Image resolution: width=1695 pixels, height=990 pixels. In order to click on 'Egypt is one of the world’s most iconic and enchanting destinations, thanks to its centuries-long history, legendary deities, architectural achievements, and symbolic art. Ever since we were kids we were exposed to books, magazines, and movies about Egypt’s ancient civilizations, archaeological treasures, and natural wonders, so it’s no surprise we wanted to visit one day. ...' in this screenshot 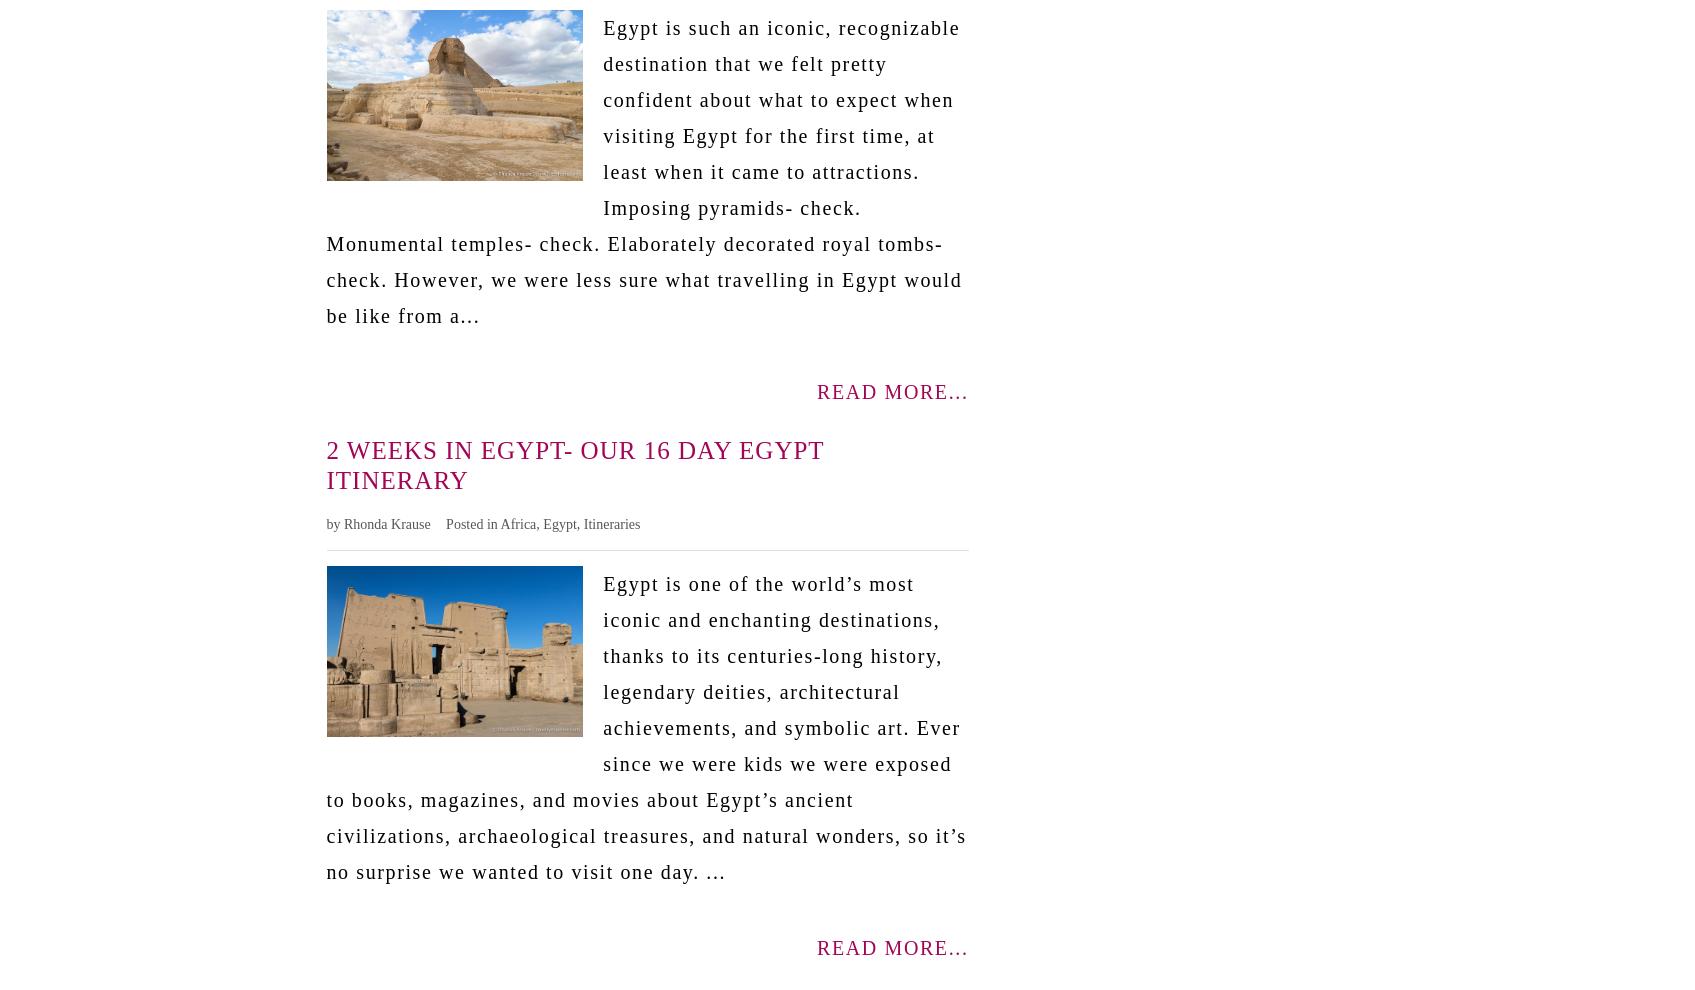, I will do `click(644, 725)`.